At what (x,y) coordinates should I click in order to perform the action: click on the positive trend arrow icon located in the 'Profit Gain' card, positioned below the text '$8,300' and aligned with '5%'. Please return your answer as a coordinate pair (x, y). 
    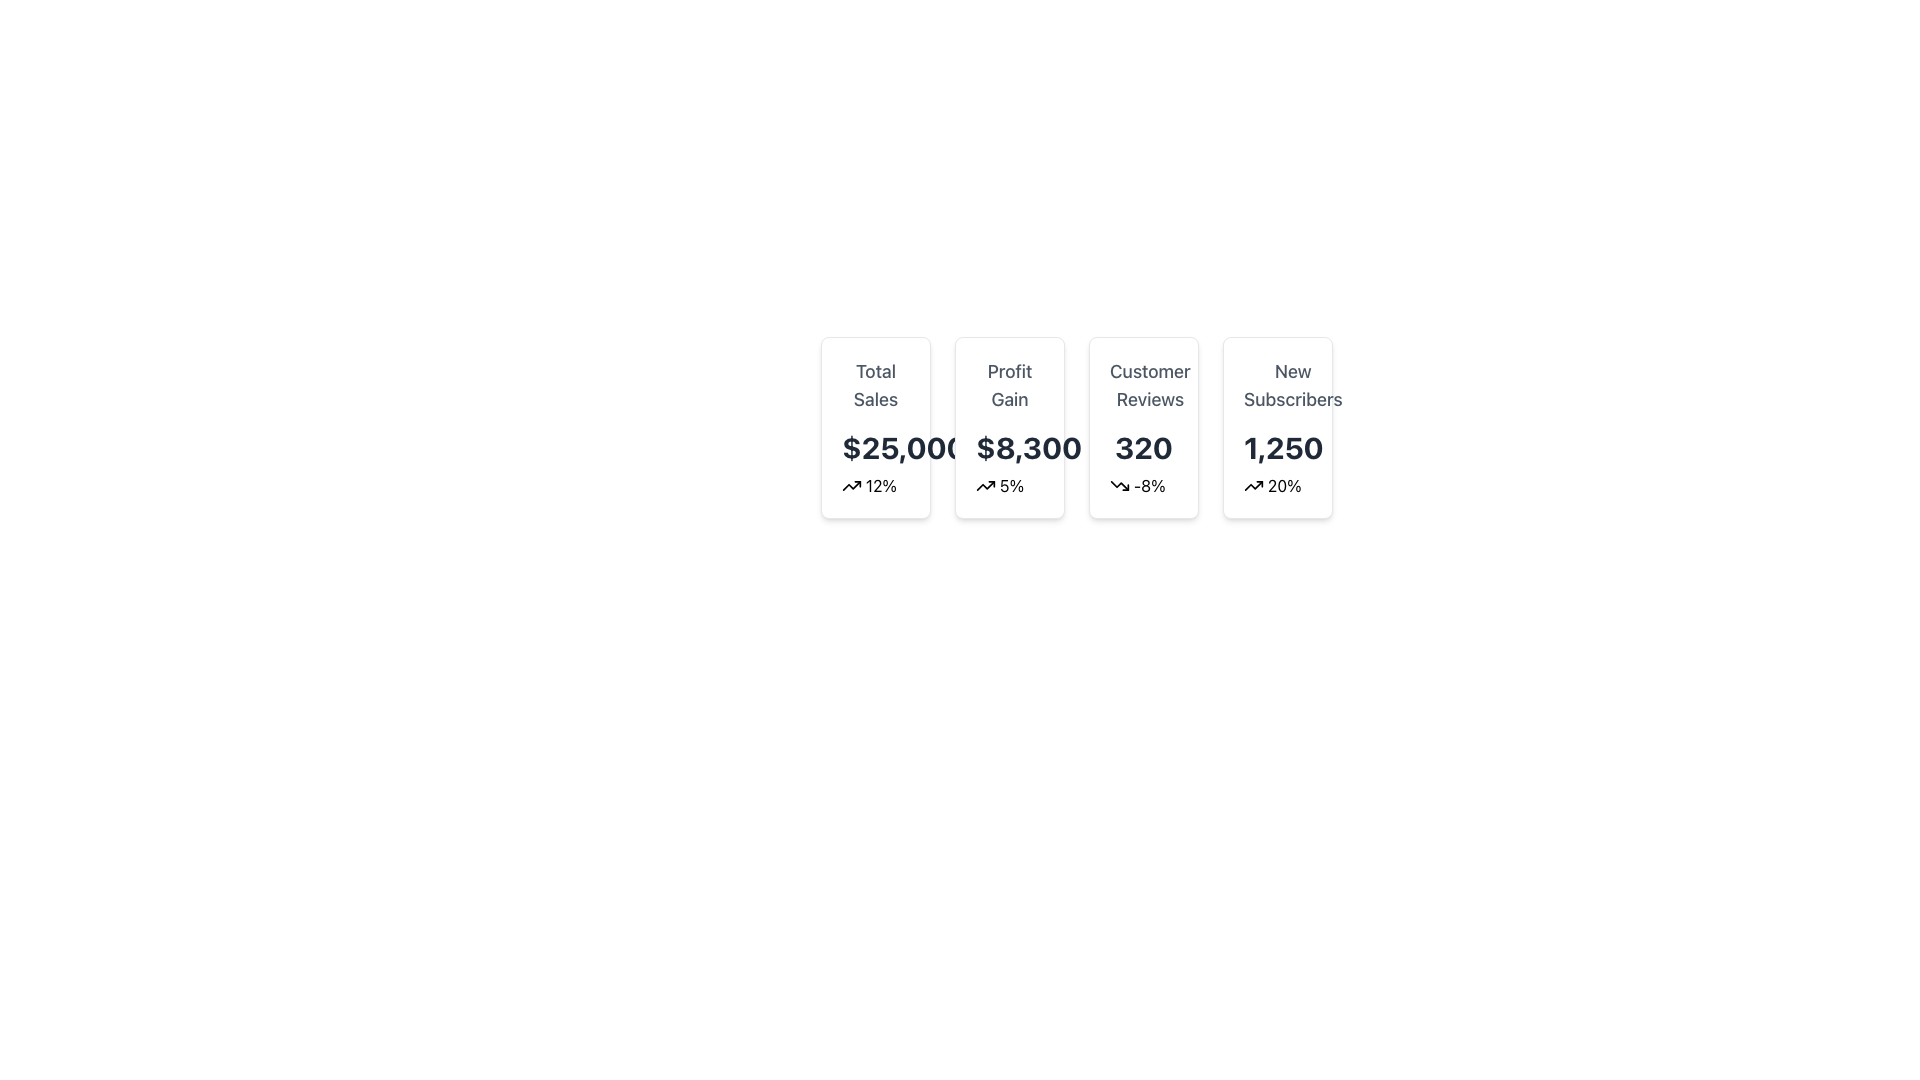
    Looking at the image, I should click on (985, 486).